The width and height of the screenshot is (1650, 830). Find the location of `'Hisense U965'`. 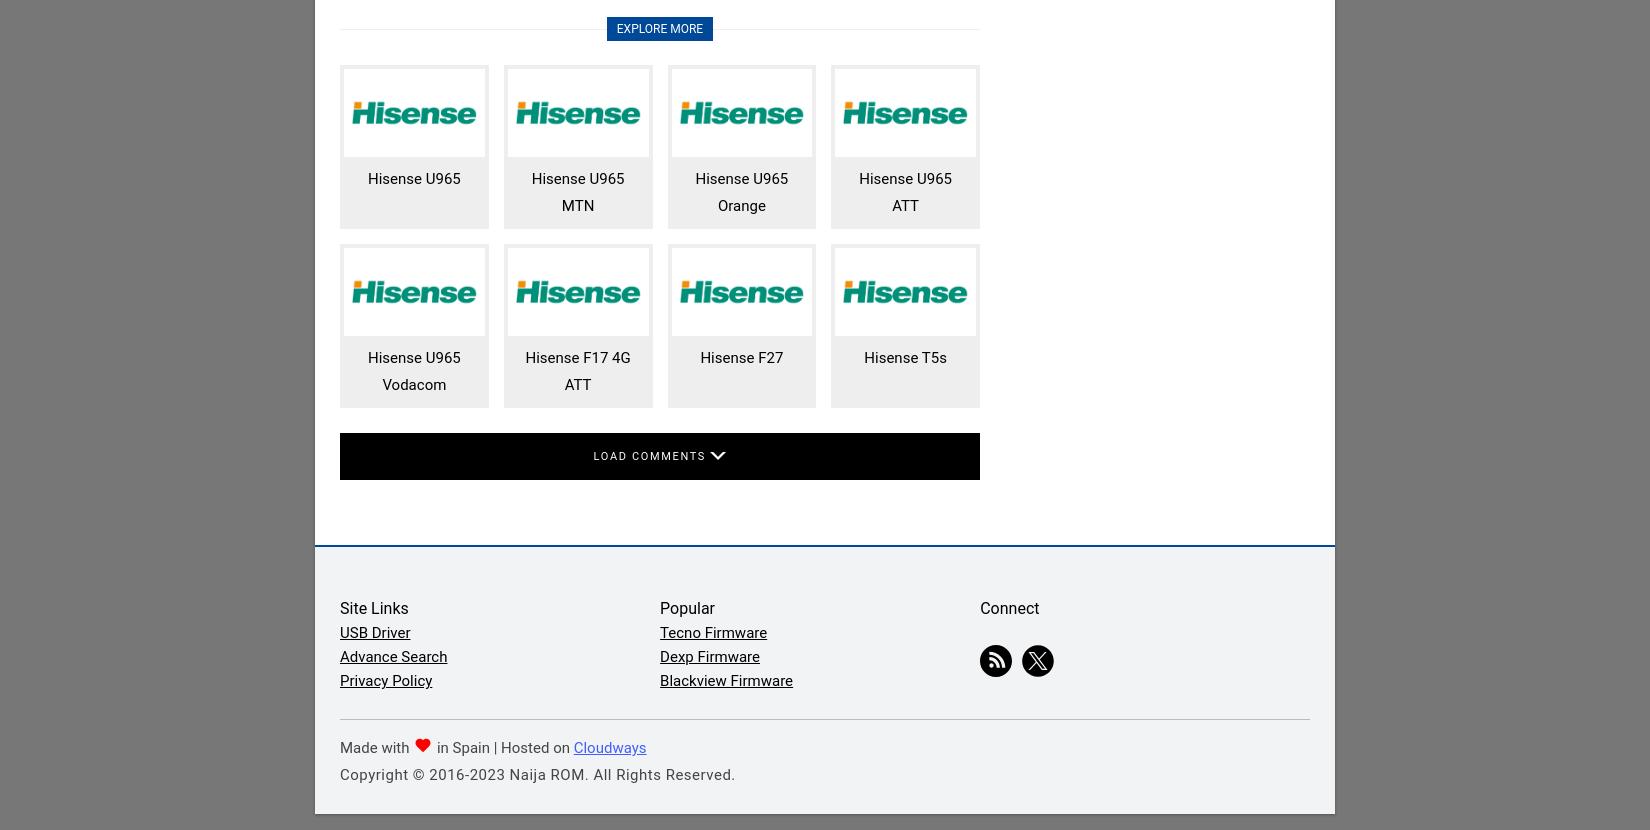

'Hisense U965' is located at coordinates (366, 179).